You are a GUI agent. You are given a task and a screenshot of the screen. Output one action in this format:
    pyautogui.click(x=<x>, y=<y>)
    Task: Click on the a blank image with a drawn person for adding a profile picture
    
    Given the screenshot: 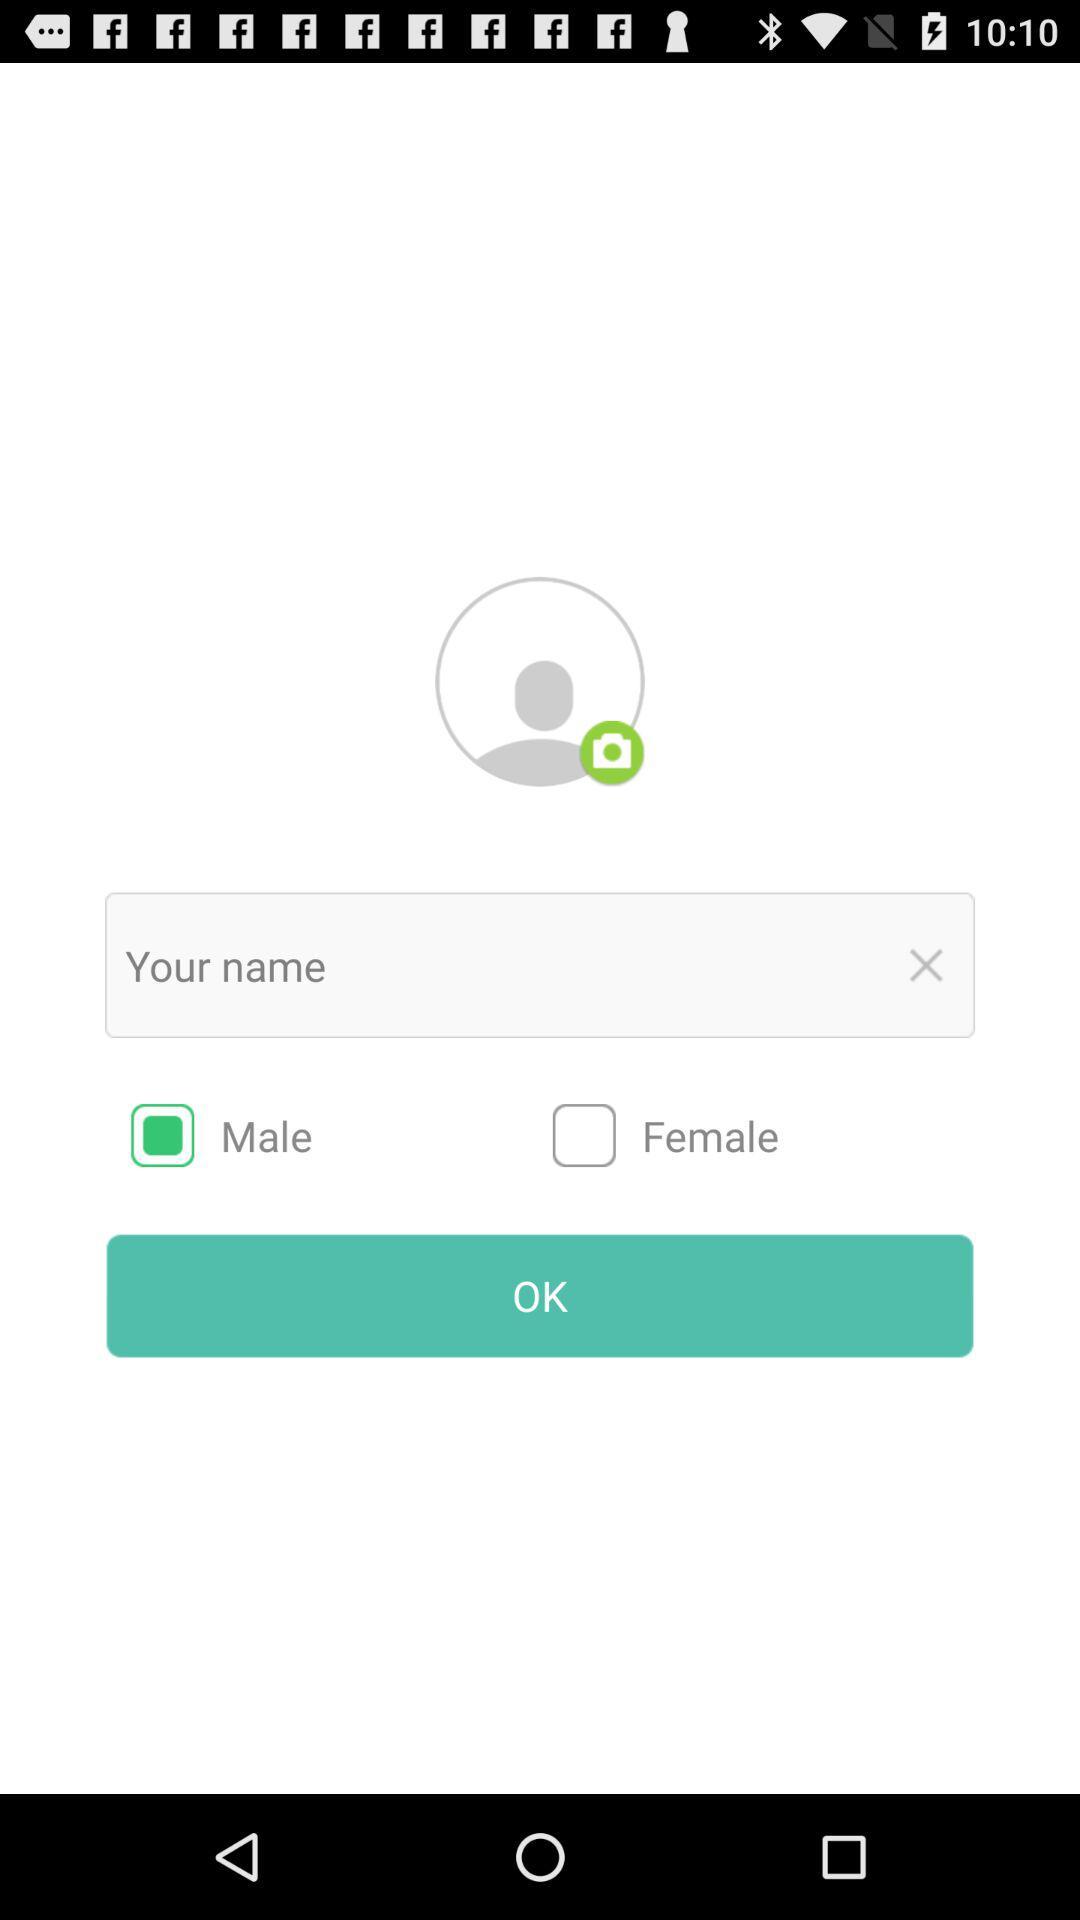 What is the action you would take?
    pyautogui.click(x=540, y=681)
    